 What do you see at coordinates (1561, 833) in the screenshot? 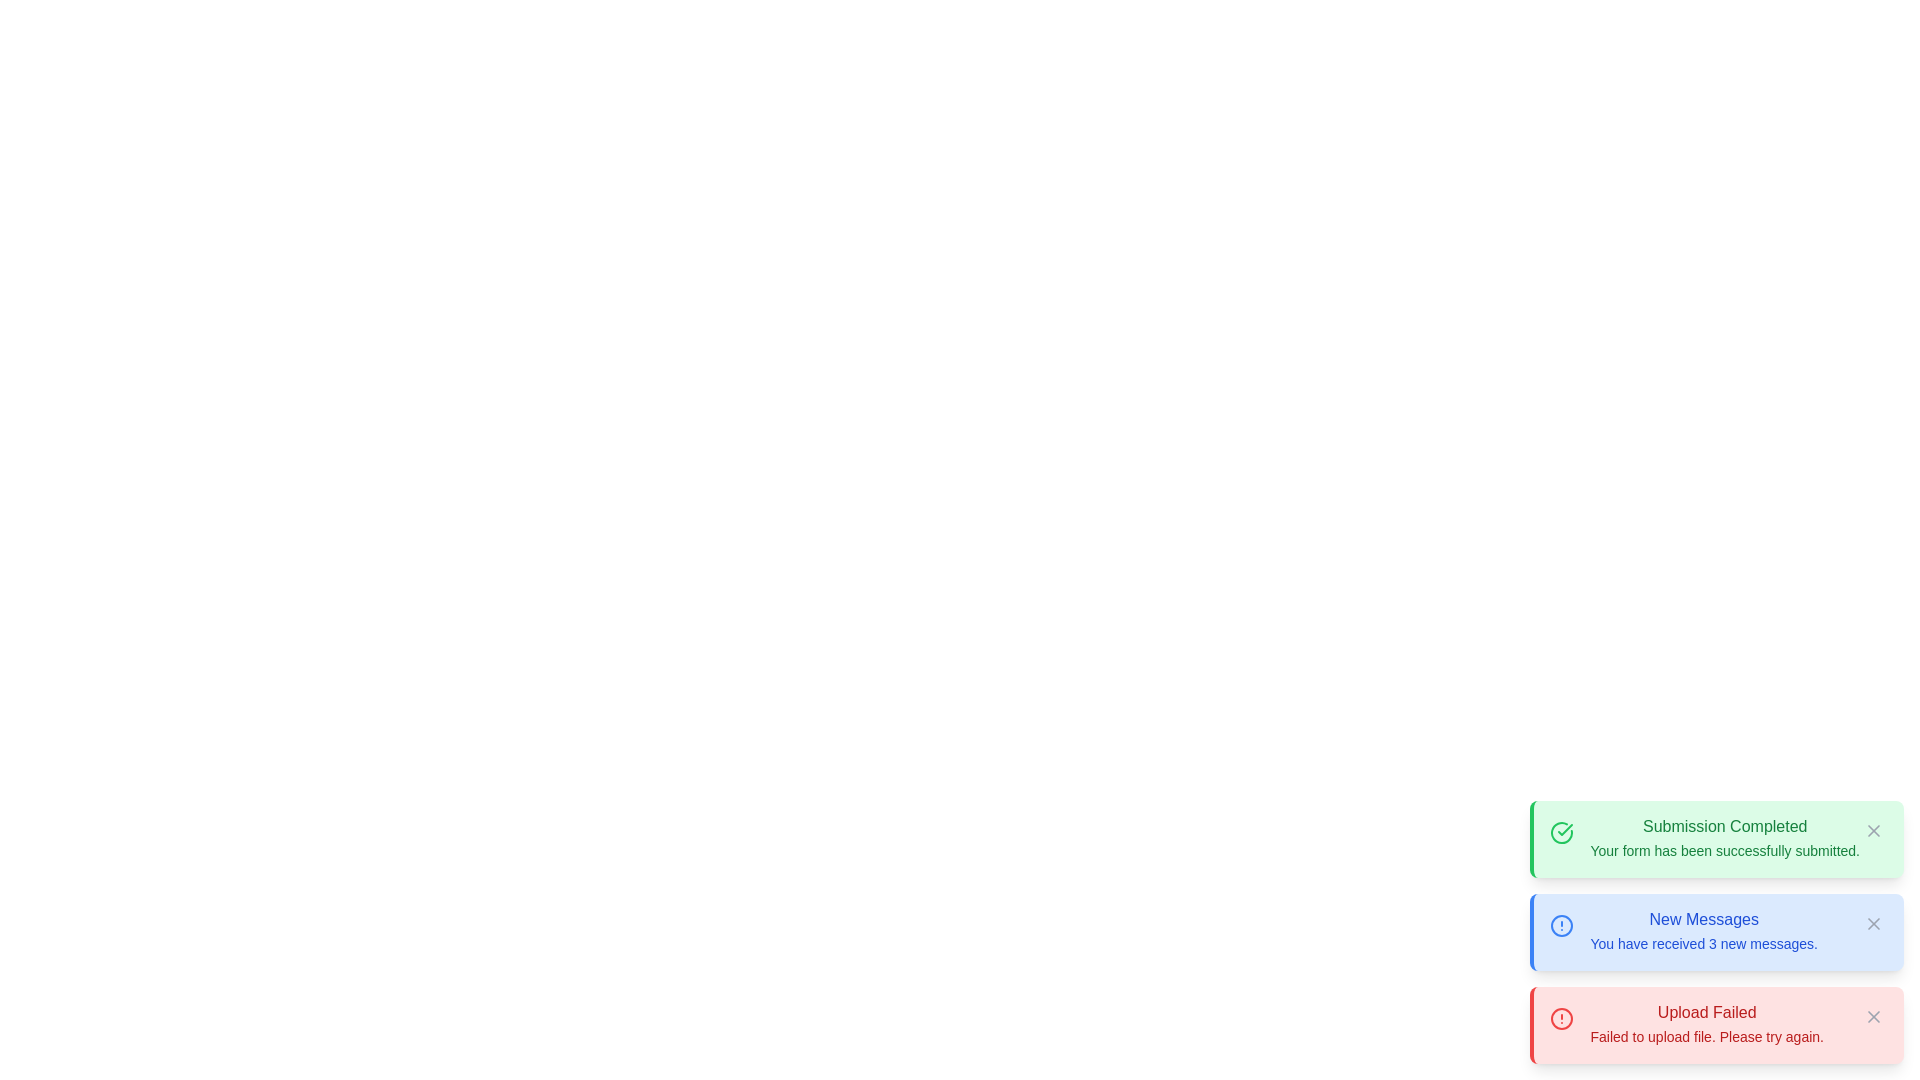
I see `the green circular icon with a checkmark inside, located in the top-left corner of the 'Submission Completed' message box` at bounding box center [1561, 833].